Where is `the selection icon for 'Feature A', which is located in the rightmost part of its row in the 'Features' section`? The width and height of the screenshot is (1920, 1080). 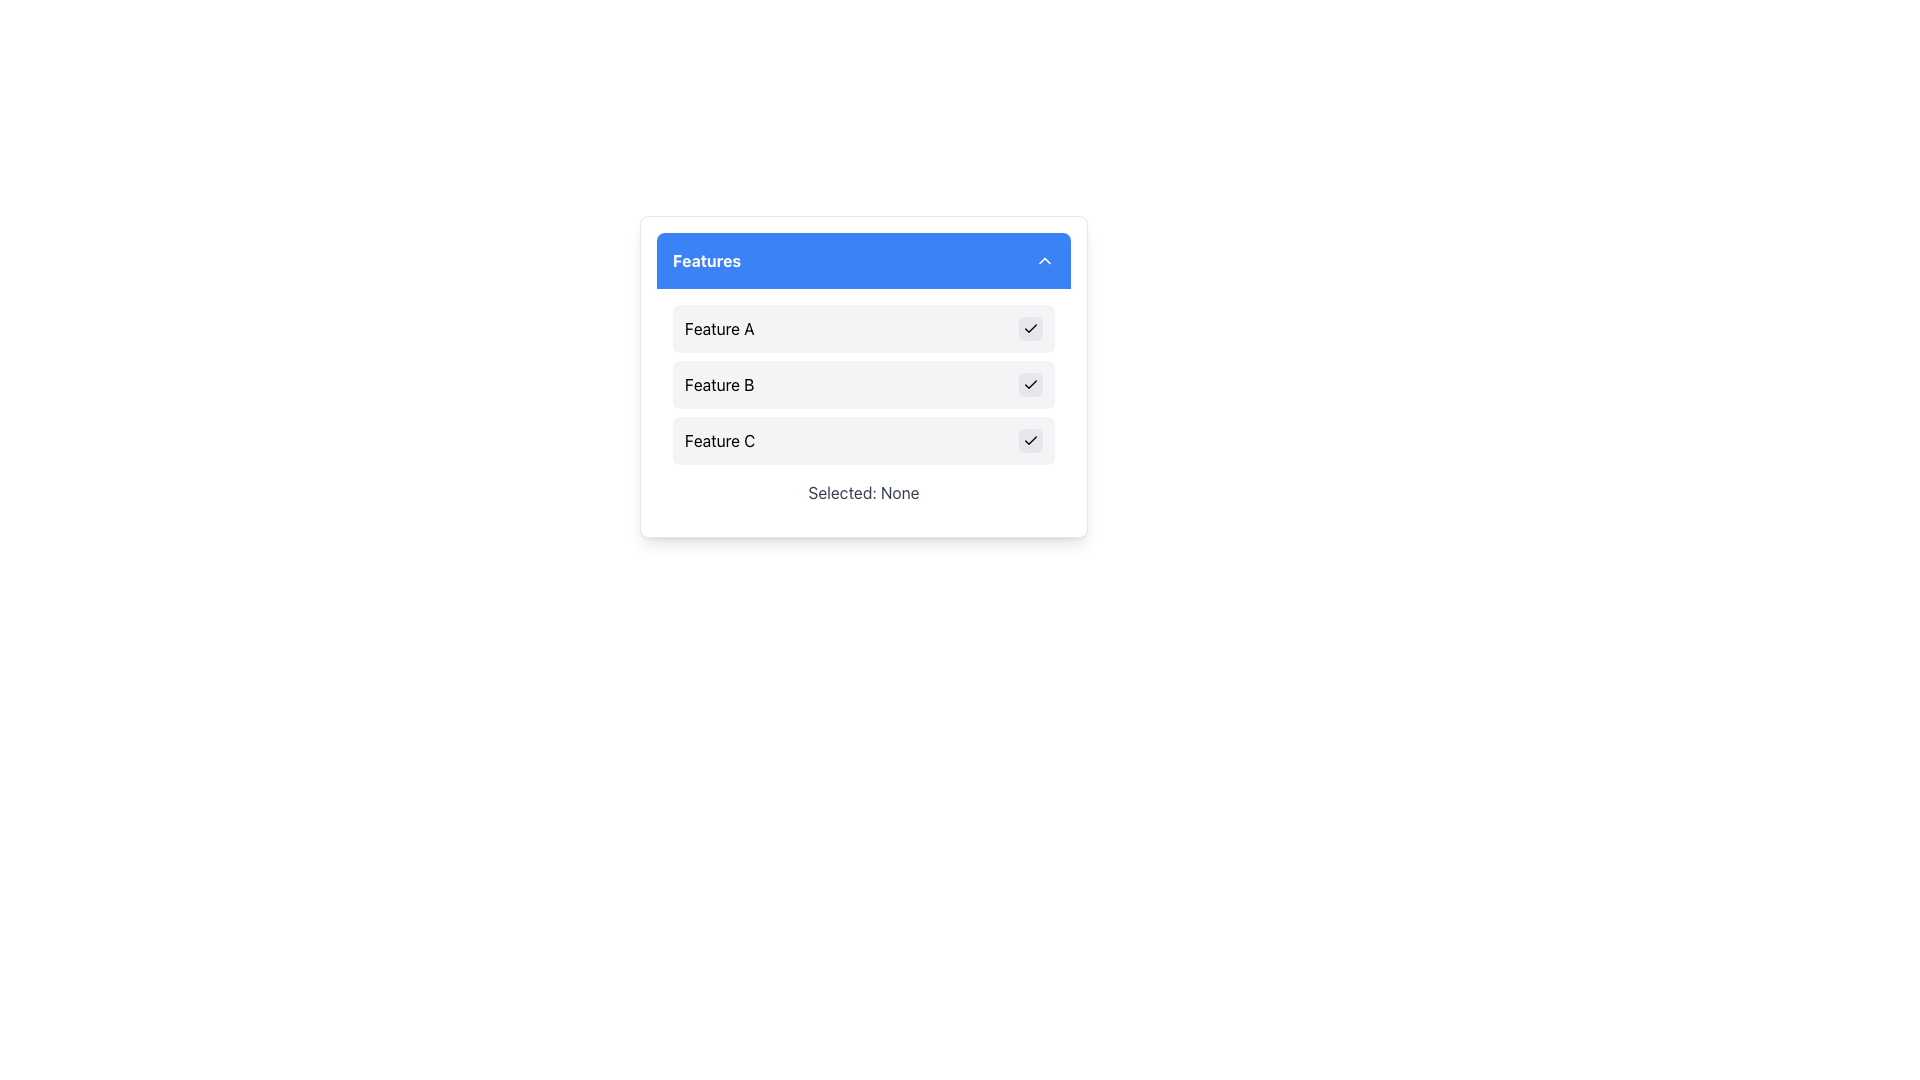
the selection icon for 'Feature A', which is located in the rightmost part of its row in the 'Features' section is located at coordinates (1031, 327).